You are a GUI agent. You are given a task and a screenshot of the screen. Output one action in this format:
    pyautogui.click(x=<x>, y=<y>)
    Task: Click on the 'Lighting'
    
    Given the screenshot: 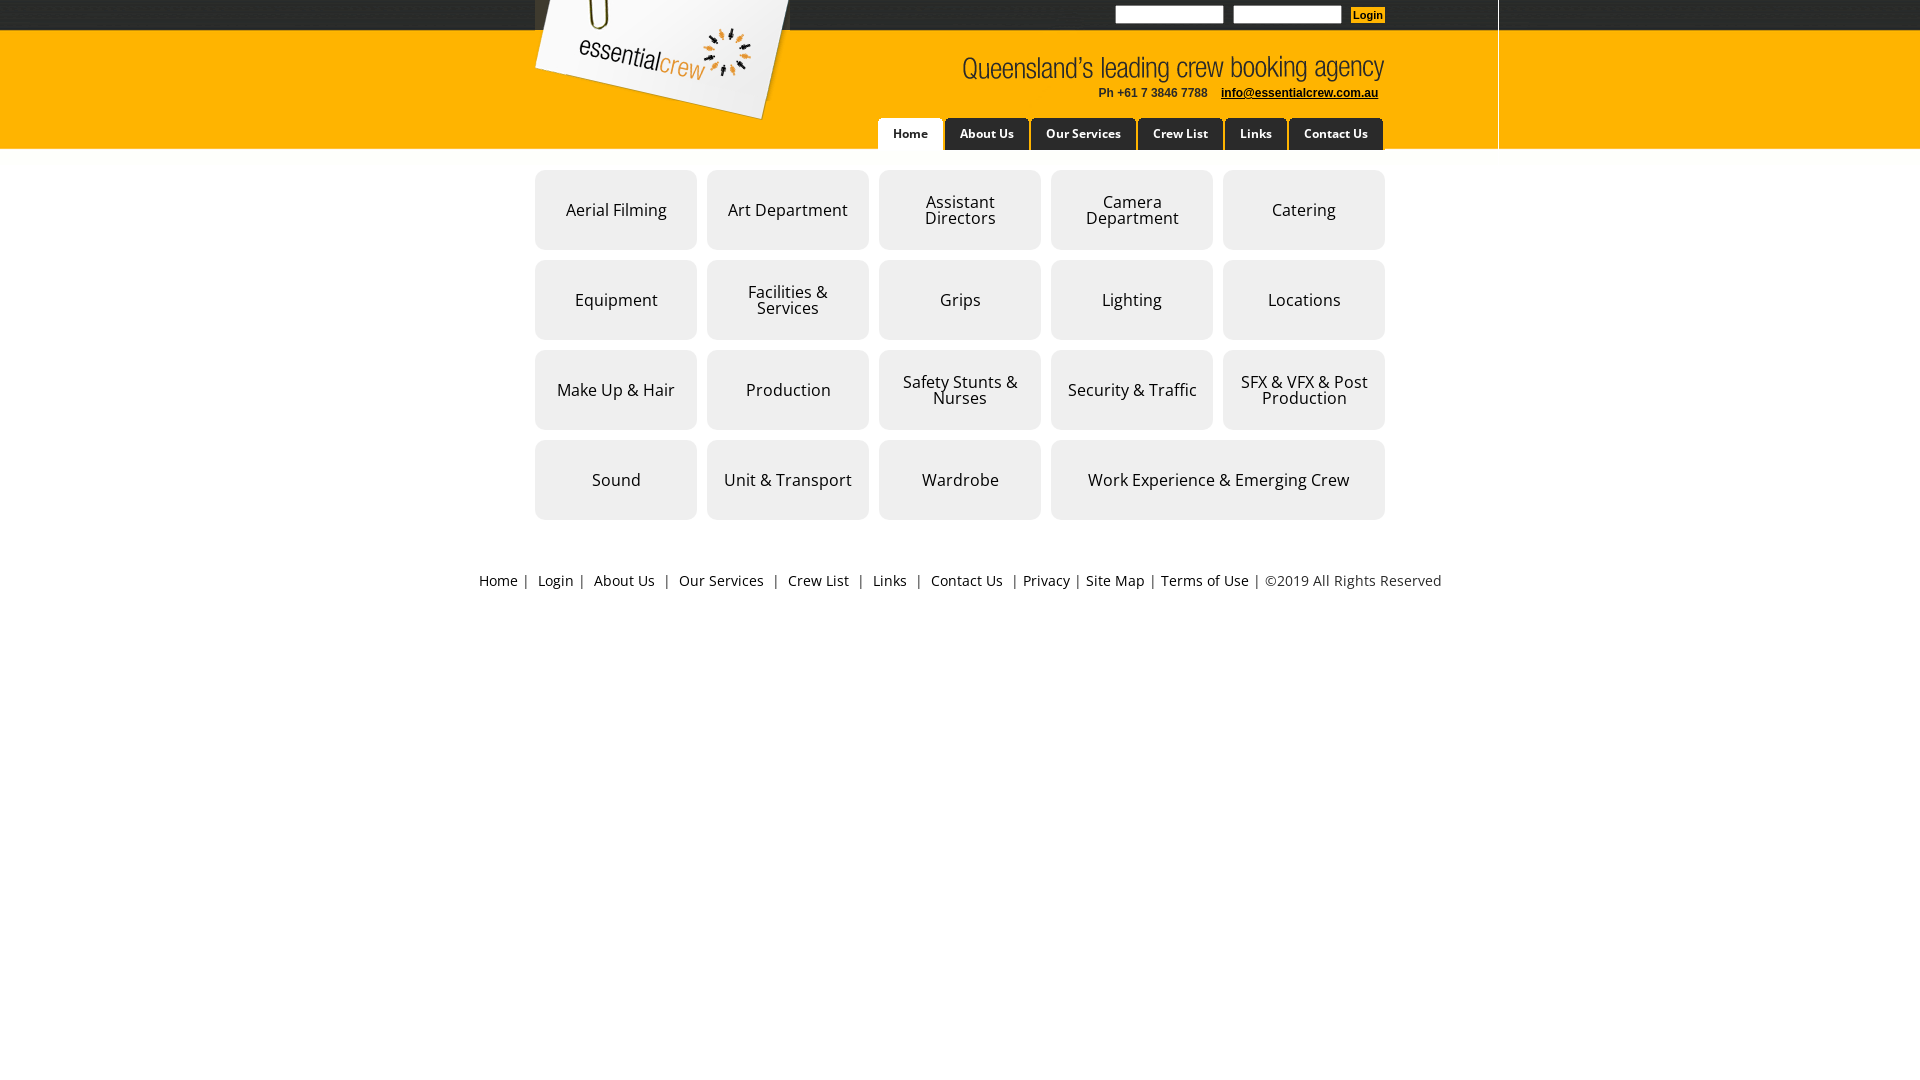 What is the action you would take?
    pyautogui.click(x=1132, y=300)
    